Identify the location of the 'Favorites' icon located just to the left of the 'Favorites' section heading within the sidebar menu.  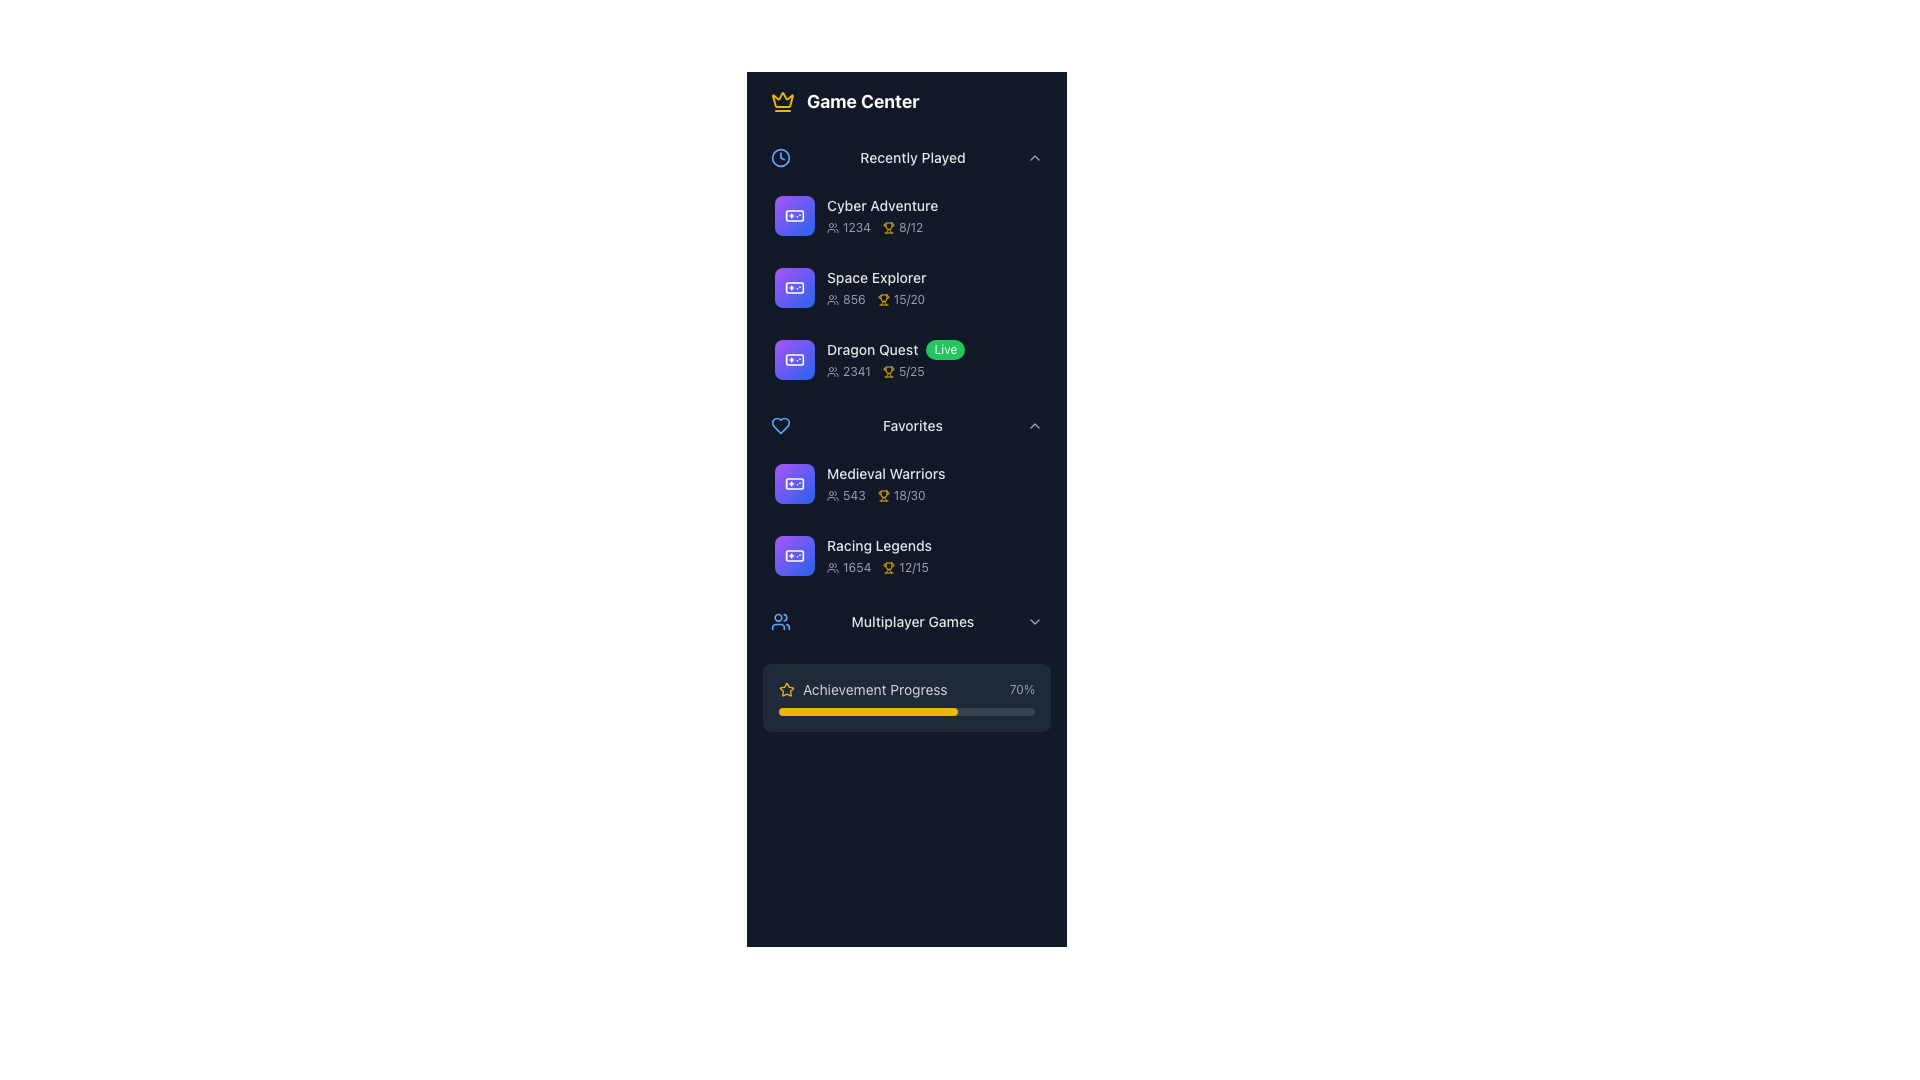
(780, 424).